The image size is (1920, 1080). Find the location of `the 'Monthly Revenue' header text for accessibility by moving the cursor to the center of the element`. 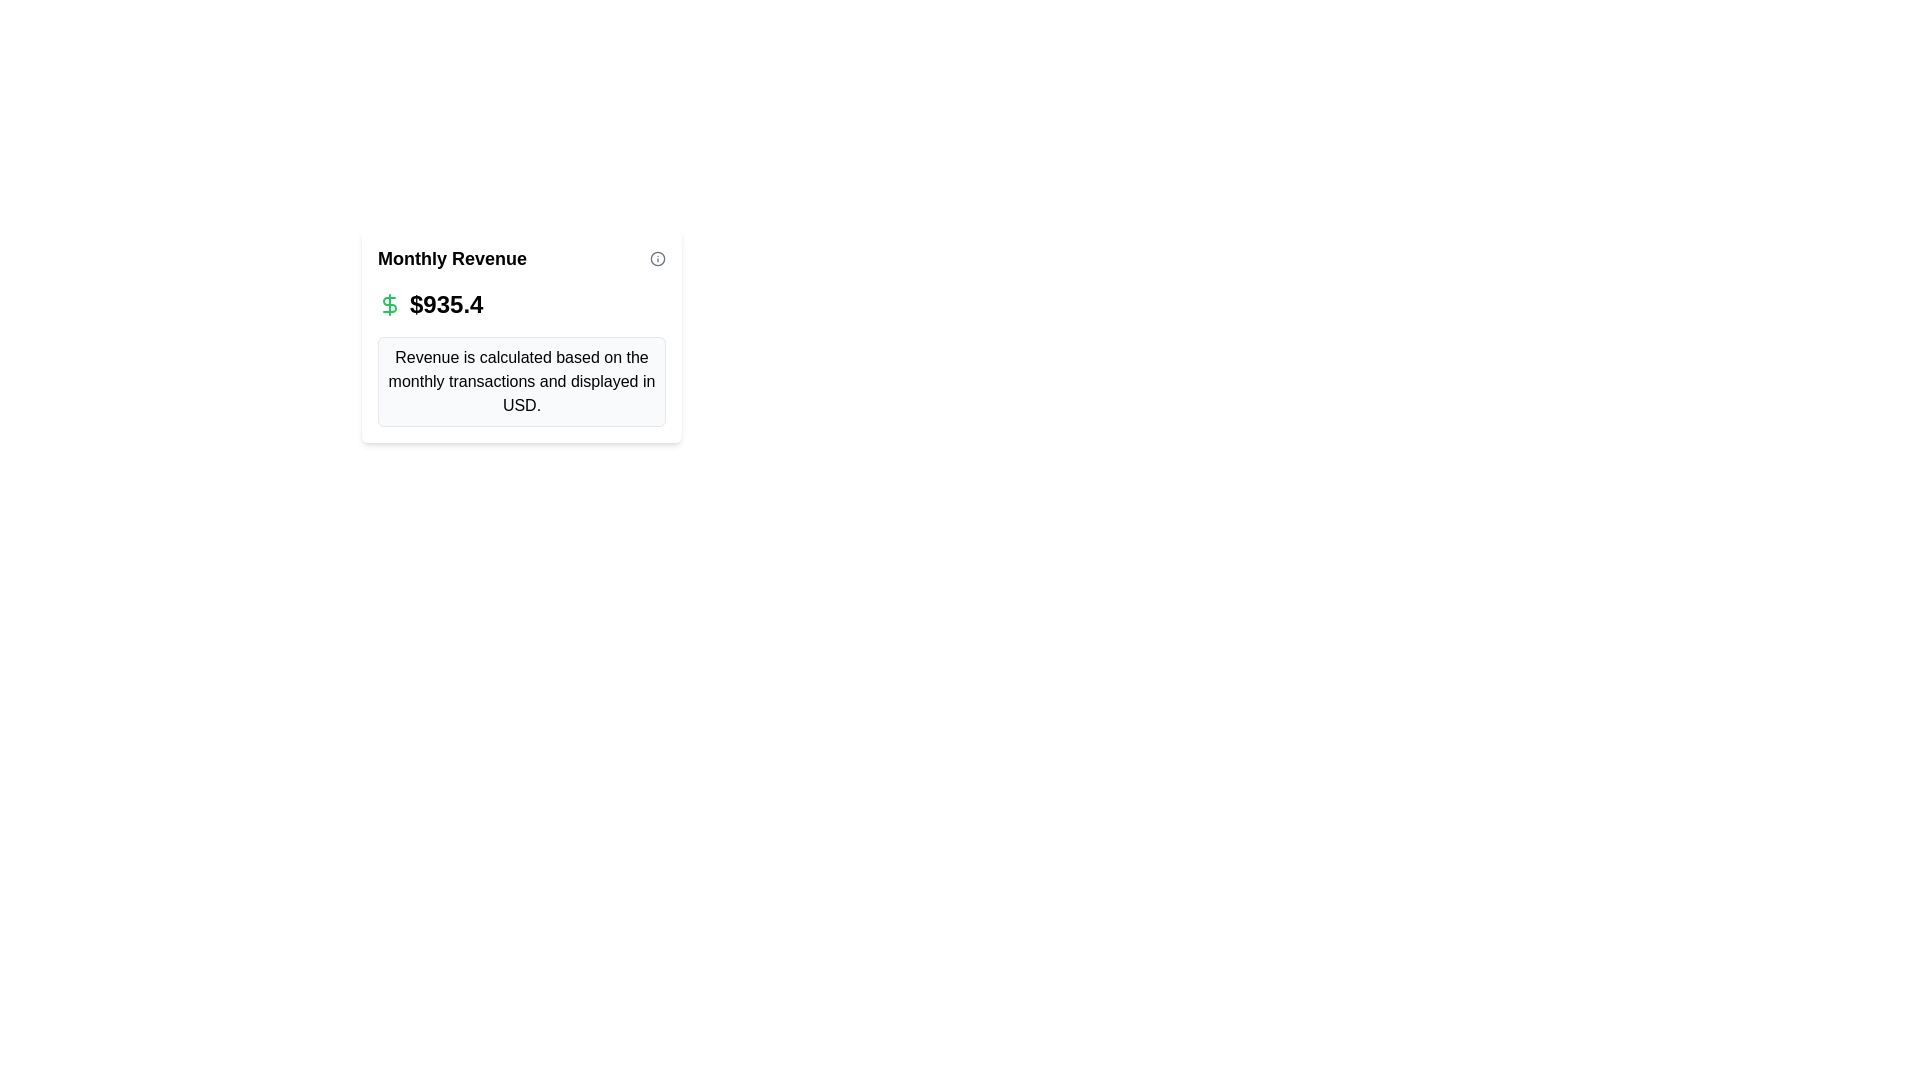

the 'Monthly Revenue' header text for accessibility by moving the cursor to the center of the element is located at coordinates (522, 257).